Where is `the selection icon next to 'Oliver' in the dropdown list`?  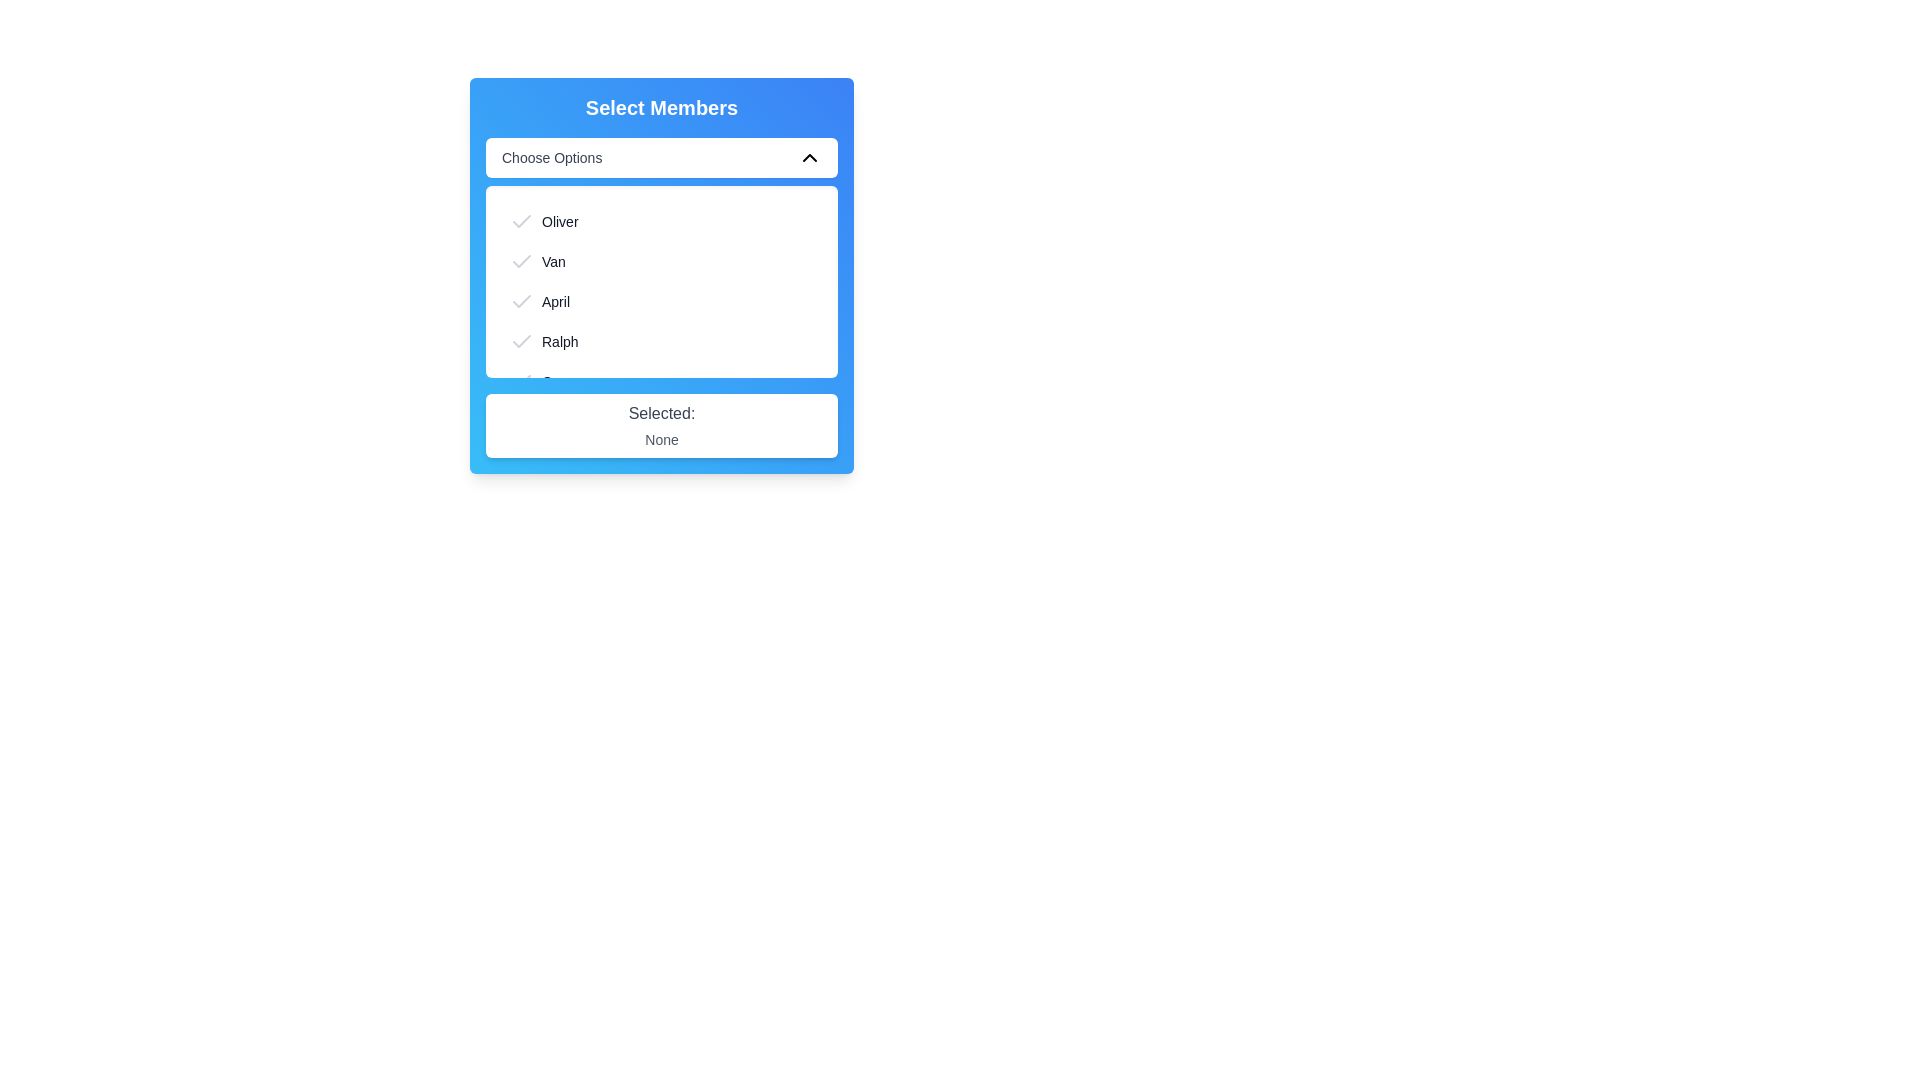
the selection icon next to 'Oliver' in the dropdown list is located at coordinates (522, 222).